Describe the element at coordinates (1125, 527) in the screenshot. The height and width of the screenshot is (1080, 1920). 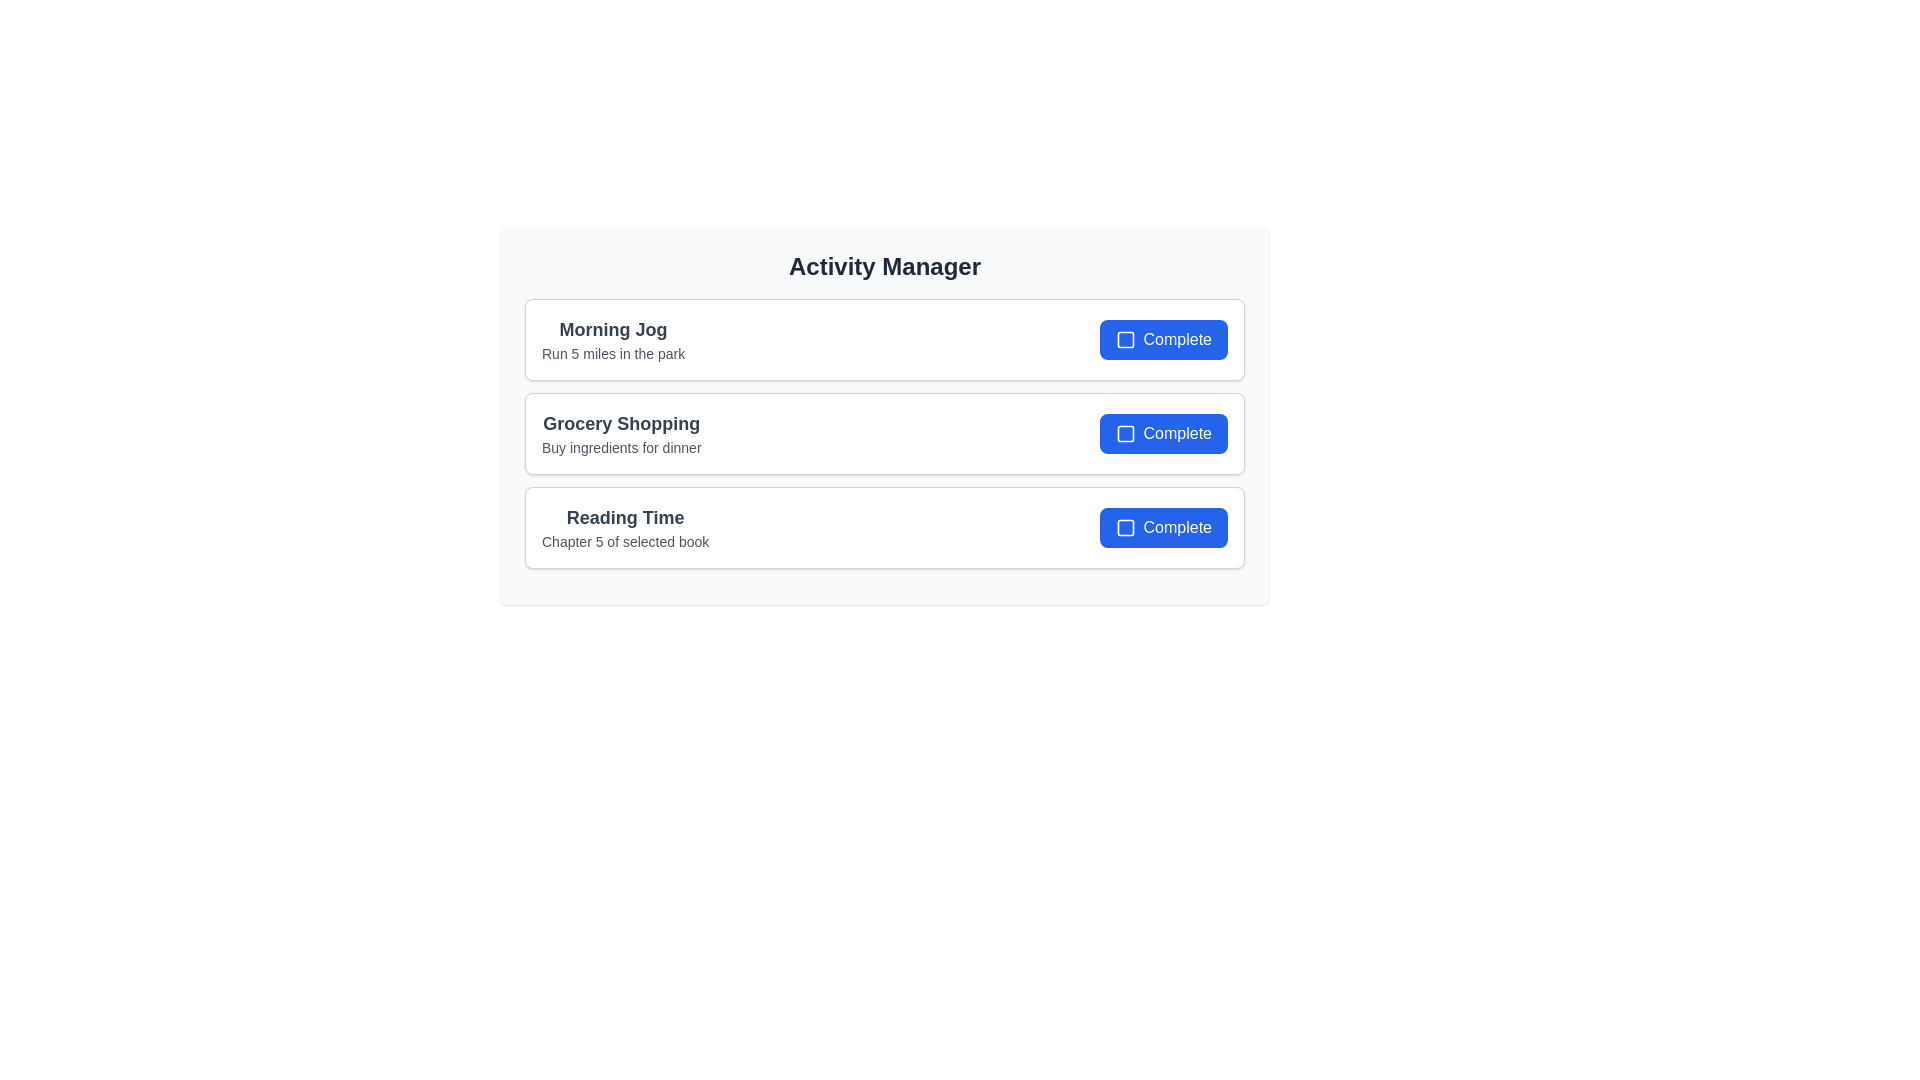
I see `the small square icon with rounded corners located inside the blue 'Complete' button for the 'Reading Time' activity labeled 'Chapter 5 of selected book'` at that location.